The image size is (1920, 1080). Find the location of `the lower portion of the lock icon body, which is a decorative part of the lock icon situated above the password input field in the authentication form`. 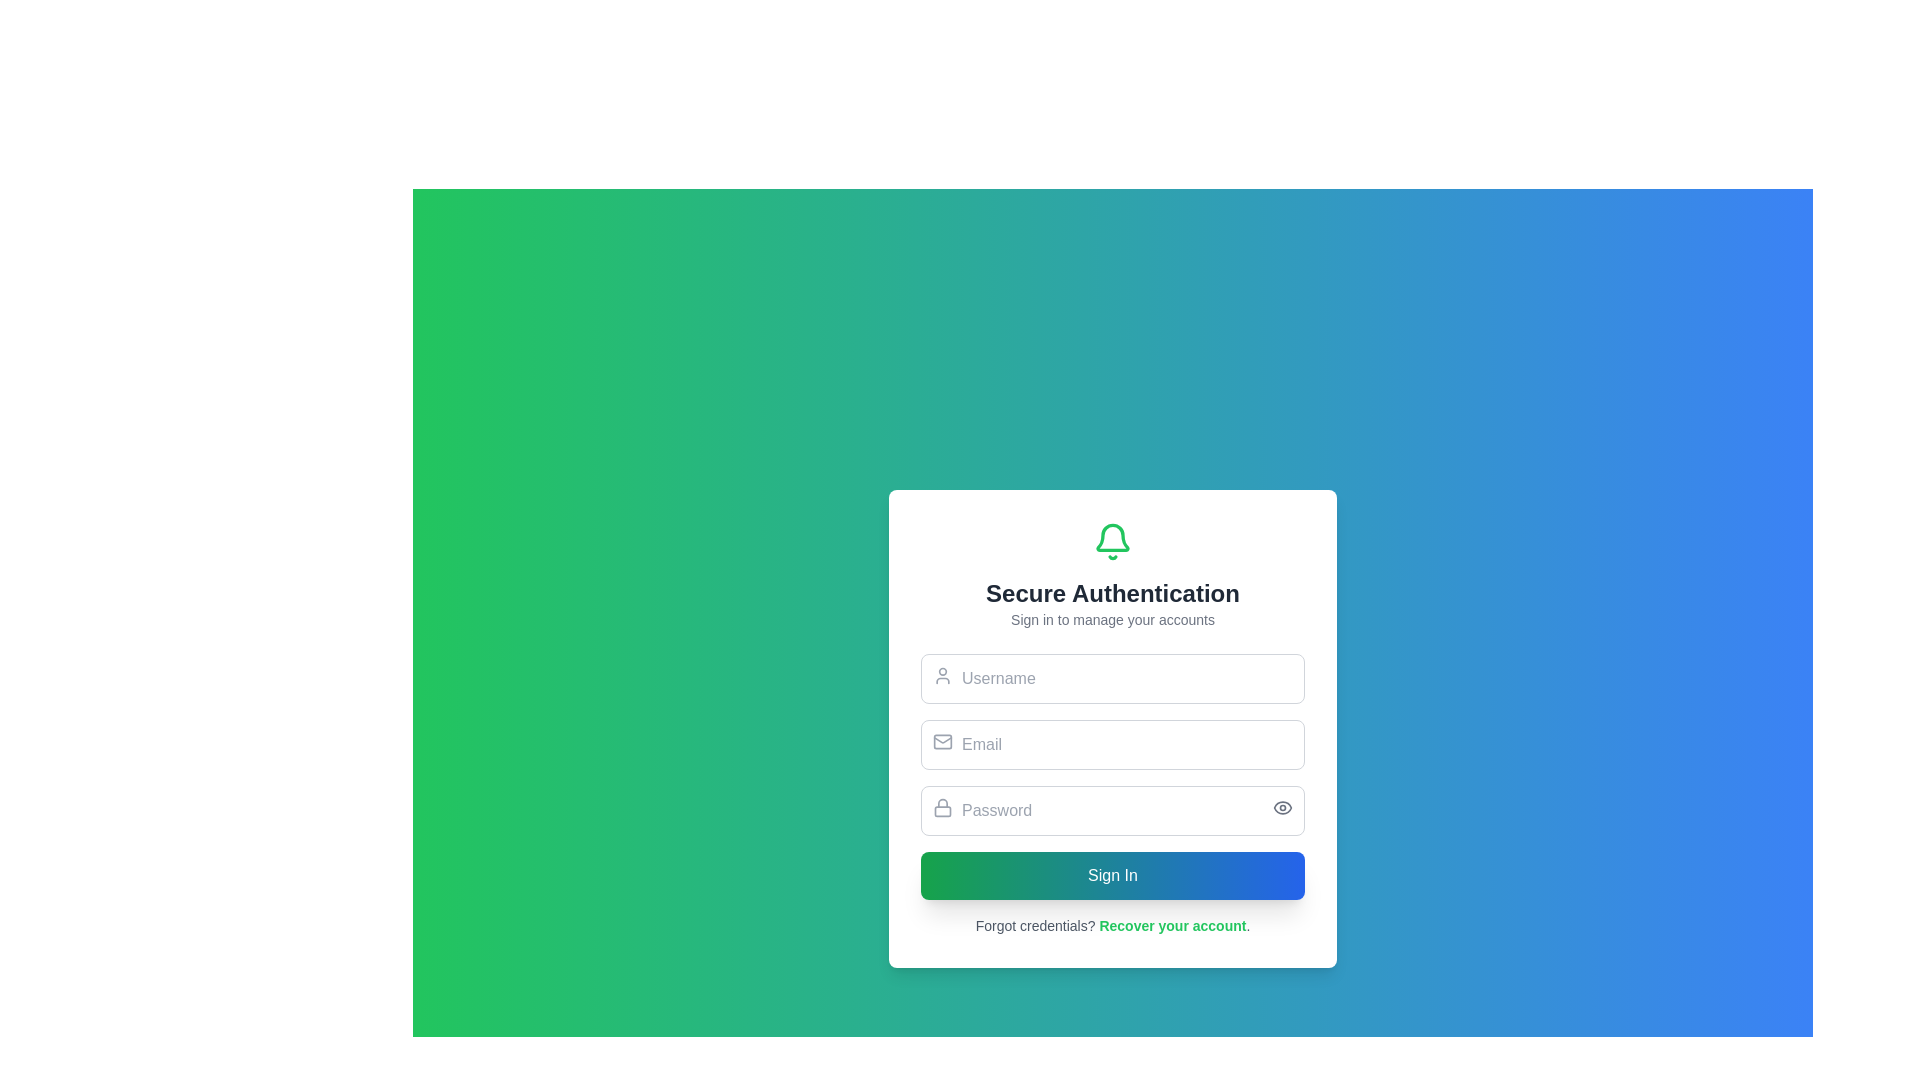

the lower portion of the lock icon body, which is a decorative part of the lock icon situated above the password input field in the authentication form is located at coordinates (941, 811).